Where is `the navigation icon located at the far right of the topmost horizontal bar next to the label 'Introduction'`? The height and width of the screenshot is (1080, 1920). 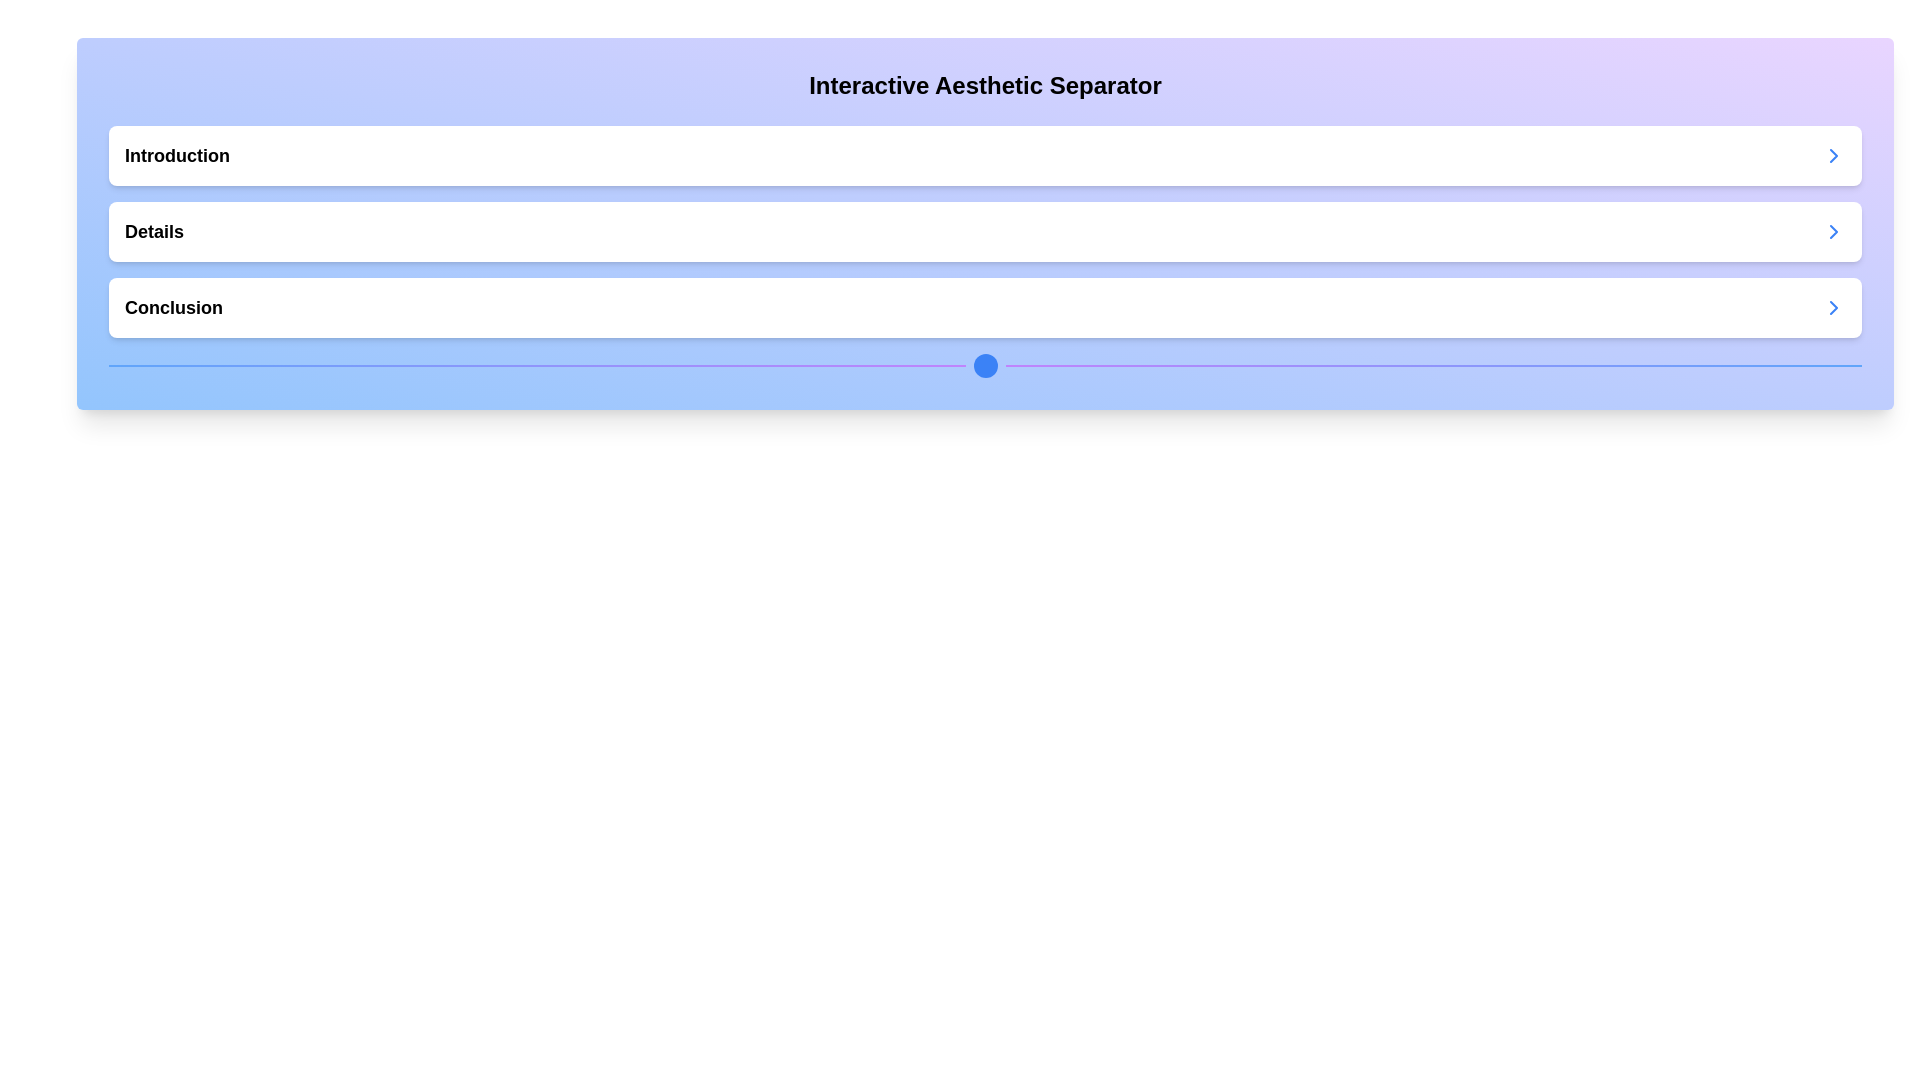
the navigation icon located at the far right of the topmost horizontal bar next to the label 'Introduction' is located at coordinates (1833, 154).